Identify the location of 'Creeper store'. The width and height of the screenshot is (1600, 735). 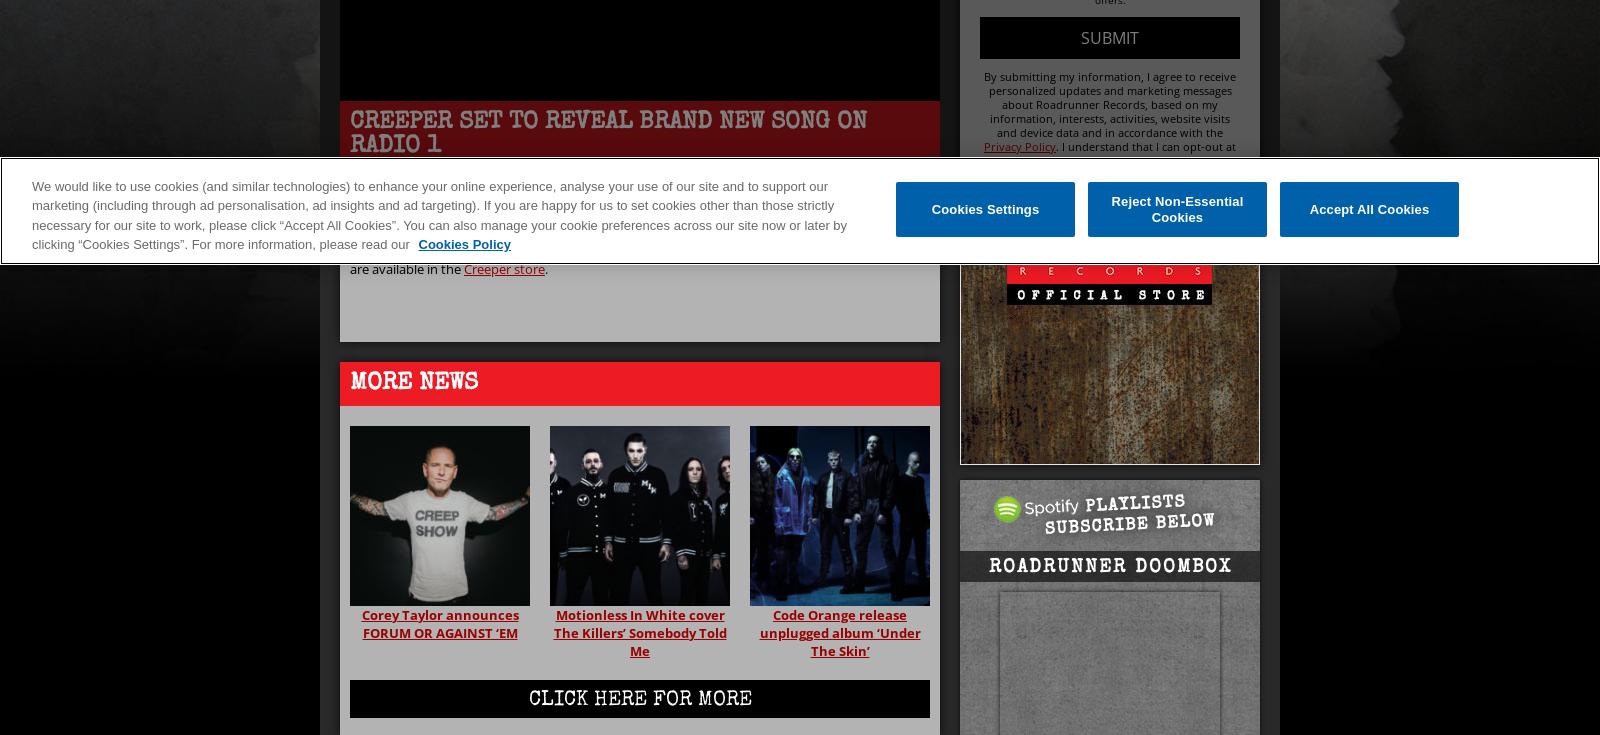
(503, 269).